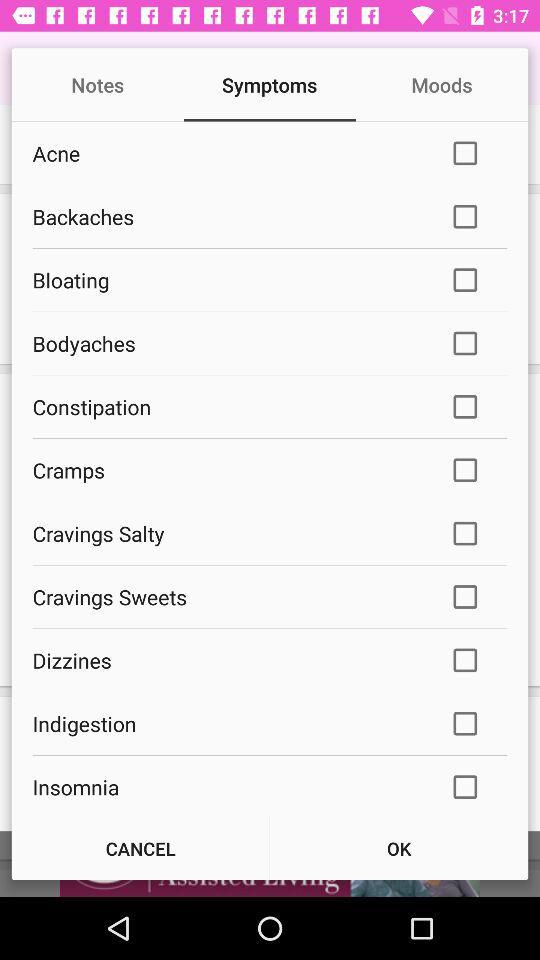  What do you see at coordinates (226, 659) in the screenshot?
I see `dizzines` at bounding box center [226, 659].